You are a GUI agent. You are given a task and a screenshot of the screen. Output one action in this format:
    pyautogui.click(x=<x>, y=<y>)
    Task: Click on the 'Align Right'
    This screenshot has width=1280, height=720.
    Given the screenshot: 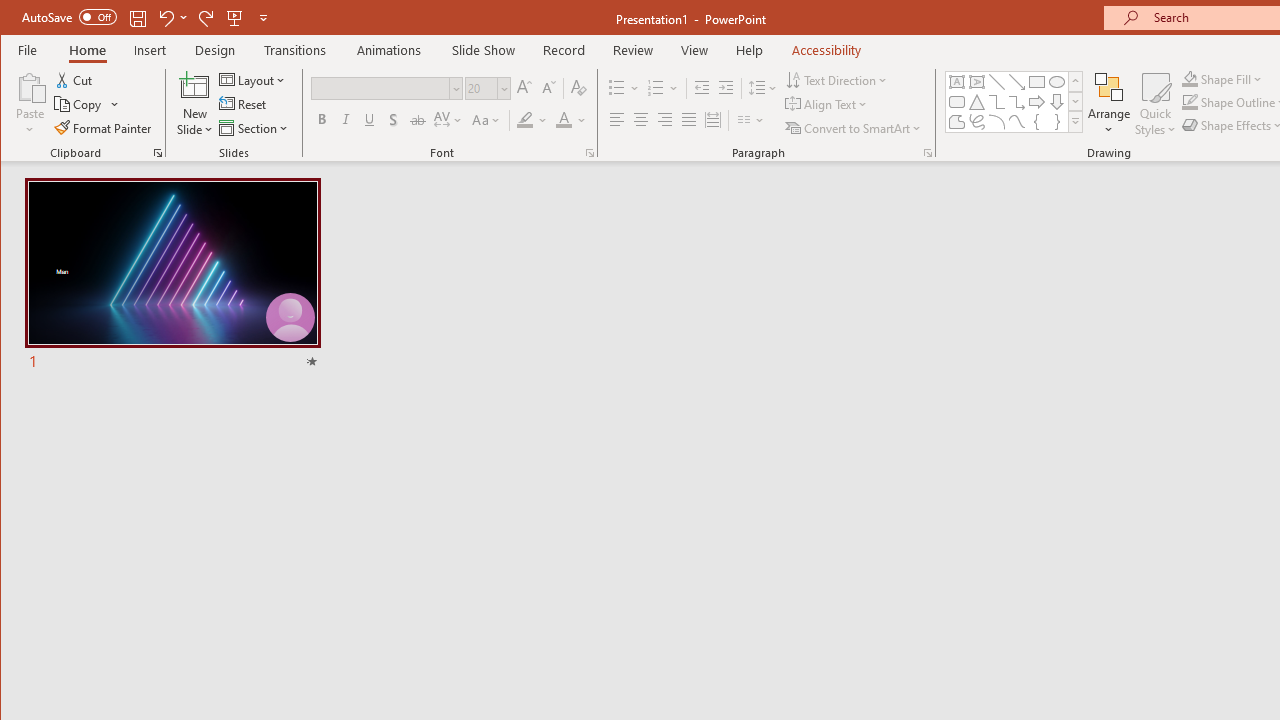 What is the action you would take?
    pyautogui.click(x=664, y=120)
    